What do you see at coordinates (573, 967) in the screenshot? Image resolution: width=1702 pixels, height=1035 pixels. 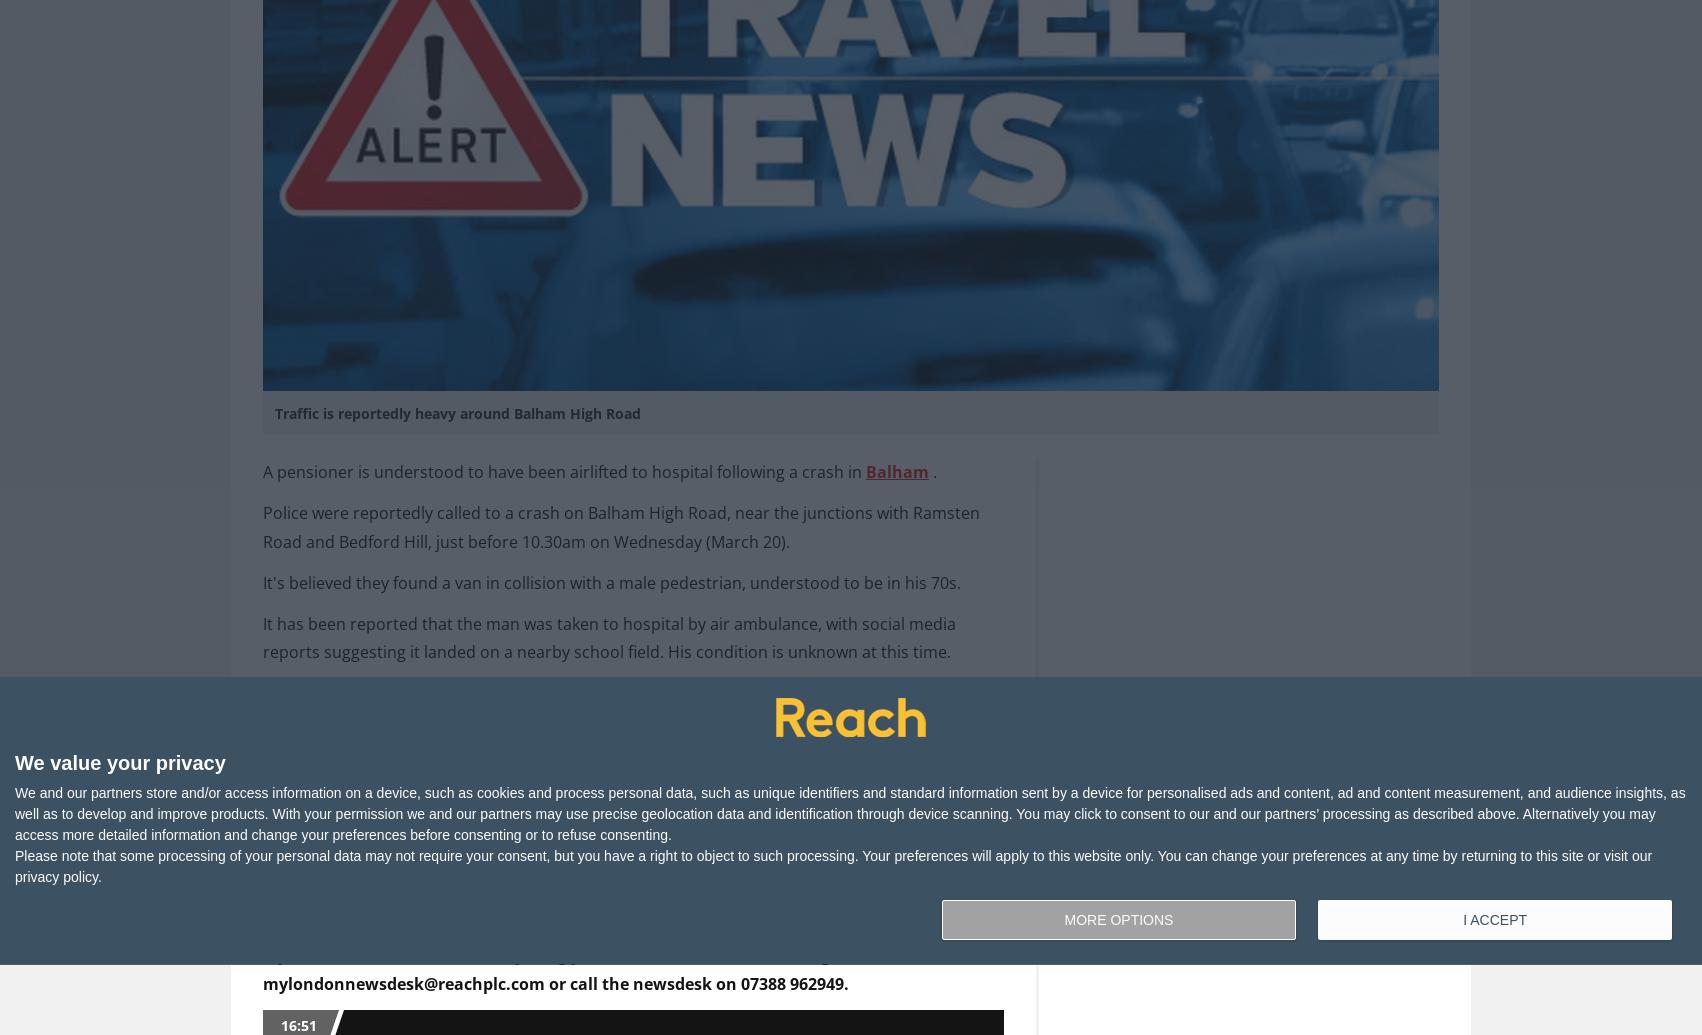 I see `'If you ever see or hear about anything you think we should be covering, email mylondonnewsdesk@reachplc.com or call the newsdesk on 07388 962949.'` at bounding box center [573, 967].